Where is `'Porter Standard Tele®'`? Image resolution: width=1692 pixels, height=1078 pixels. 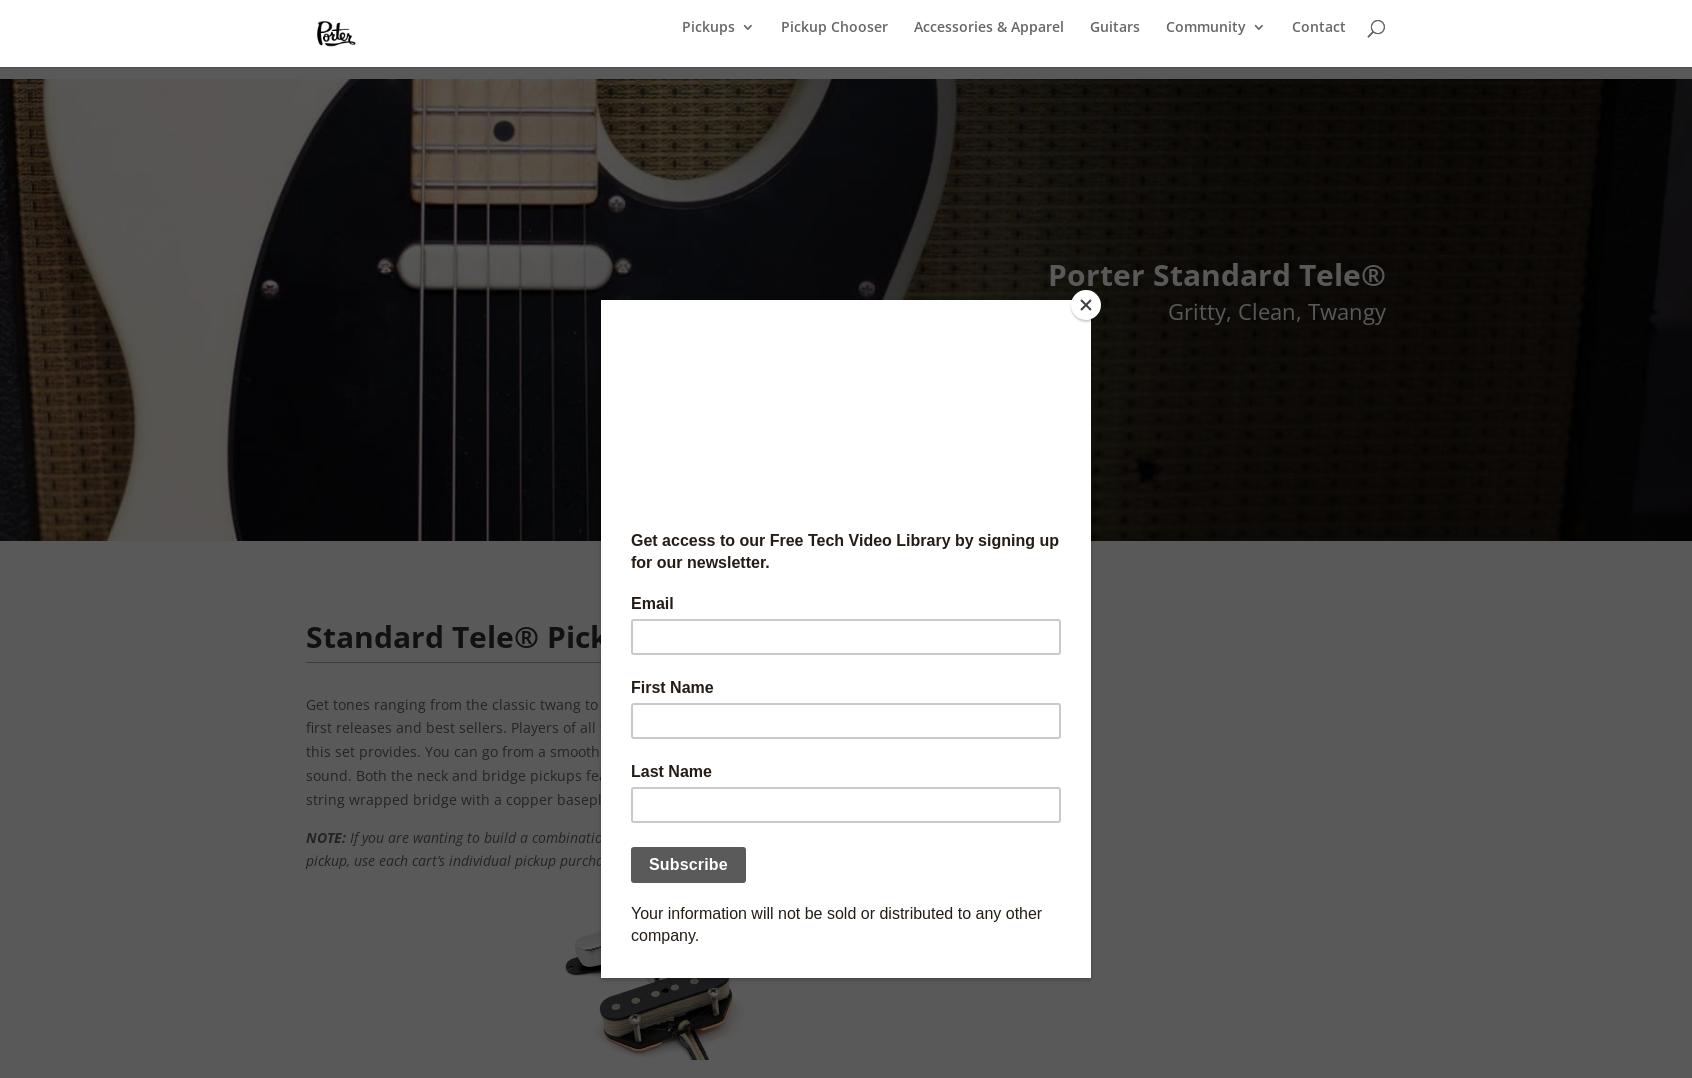 'Porter Standard Tele®' is located at coordinates (1216, 274).